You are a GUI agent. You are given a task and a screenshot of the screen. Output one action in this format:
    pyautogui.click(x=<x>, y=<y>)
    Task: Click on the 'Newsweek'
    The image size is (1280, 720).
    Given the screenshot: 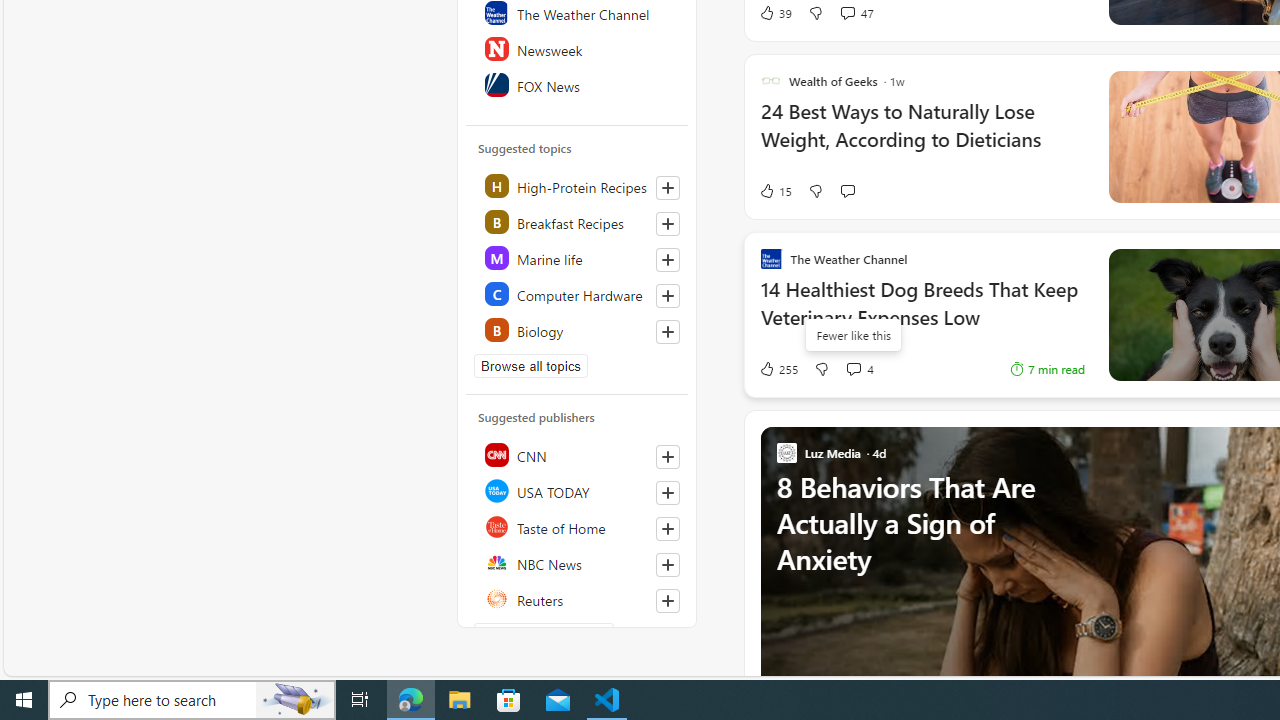 What is the action you would take?
    pyautogui.click(x=577, y=47)
    